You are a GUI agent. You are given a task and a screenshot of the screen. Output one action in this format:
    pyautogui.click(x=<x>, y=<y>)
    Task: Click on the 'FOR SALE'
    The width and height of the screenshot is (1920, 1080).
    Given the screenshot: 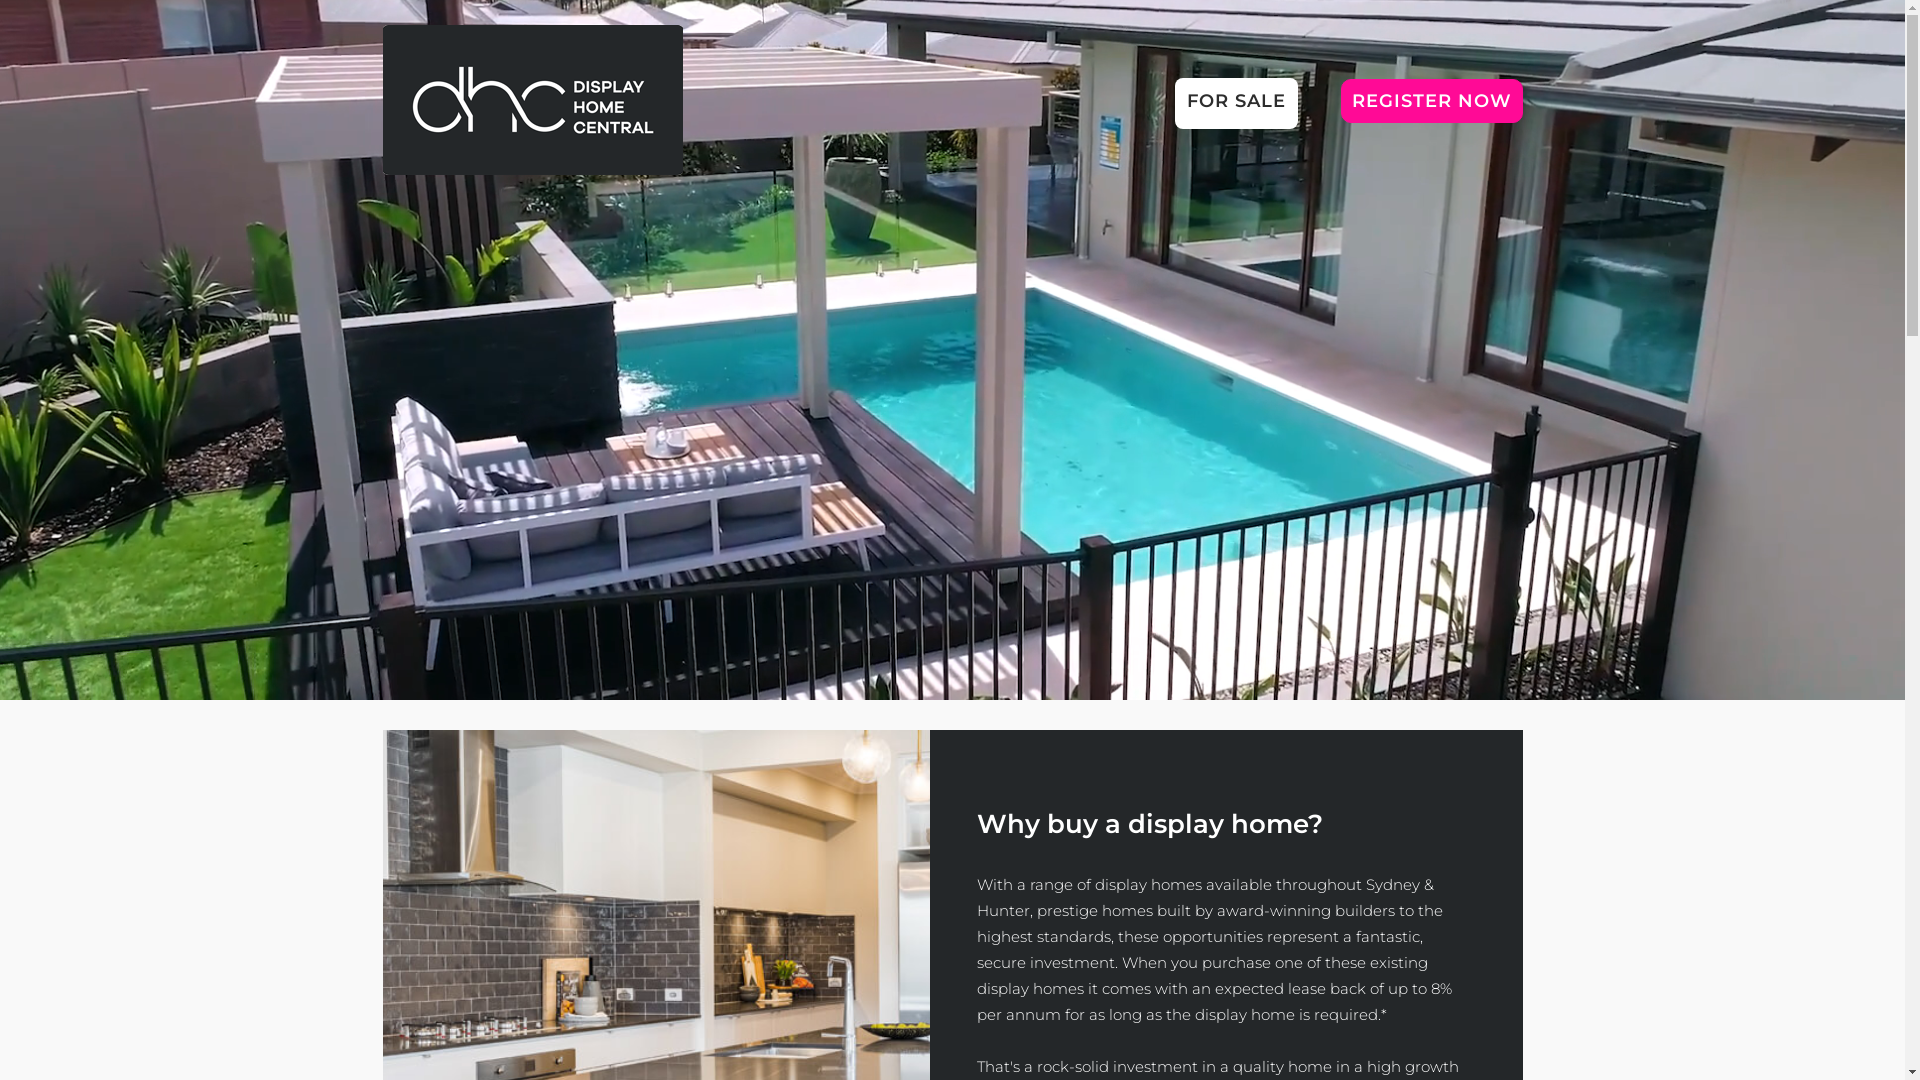 What is the action you would take?
    pyautogui.click(x=1185, y=103)
    